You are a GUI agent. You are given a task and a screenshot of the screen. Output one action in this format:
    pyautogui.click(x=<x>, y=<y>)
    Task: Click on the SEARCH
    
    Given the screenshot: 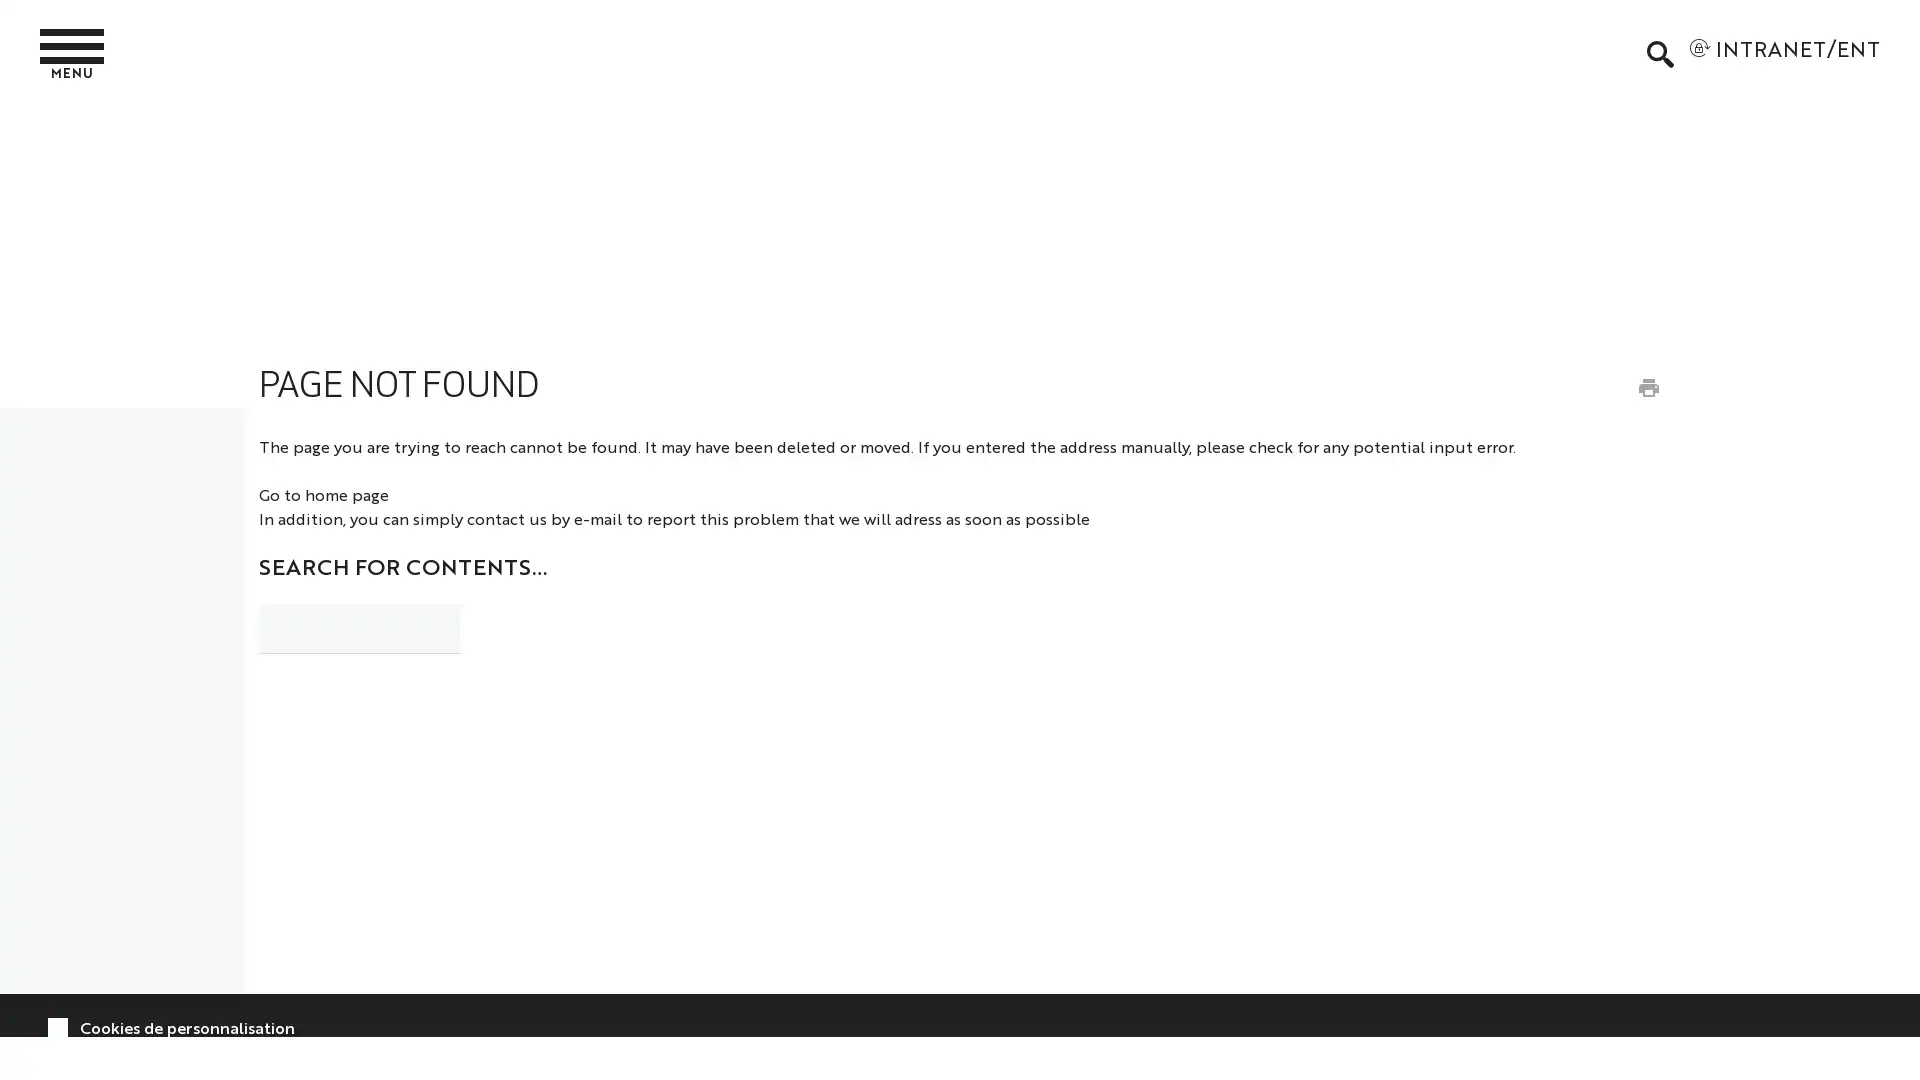 What is the action you would take?
    pyautogui.click(x=1659, y=53)
    